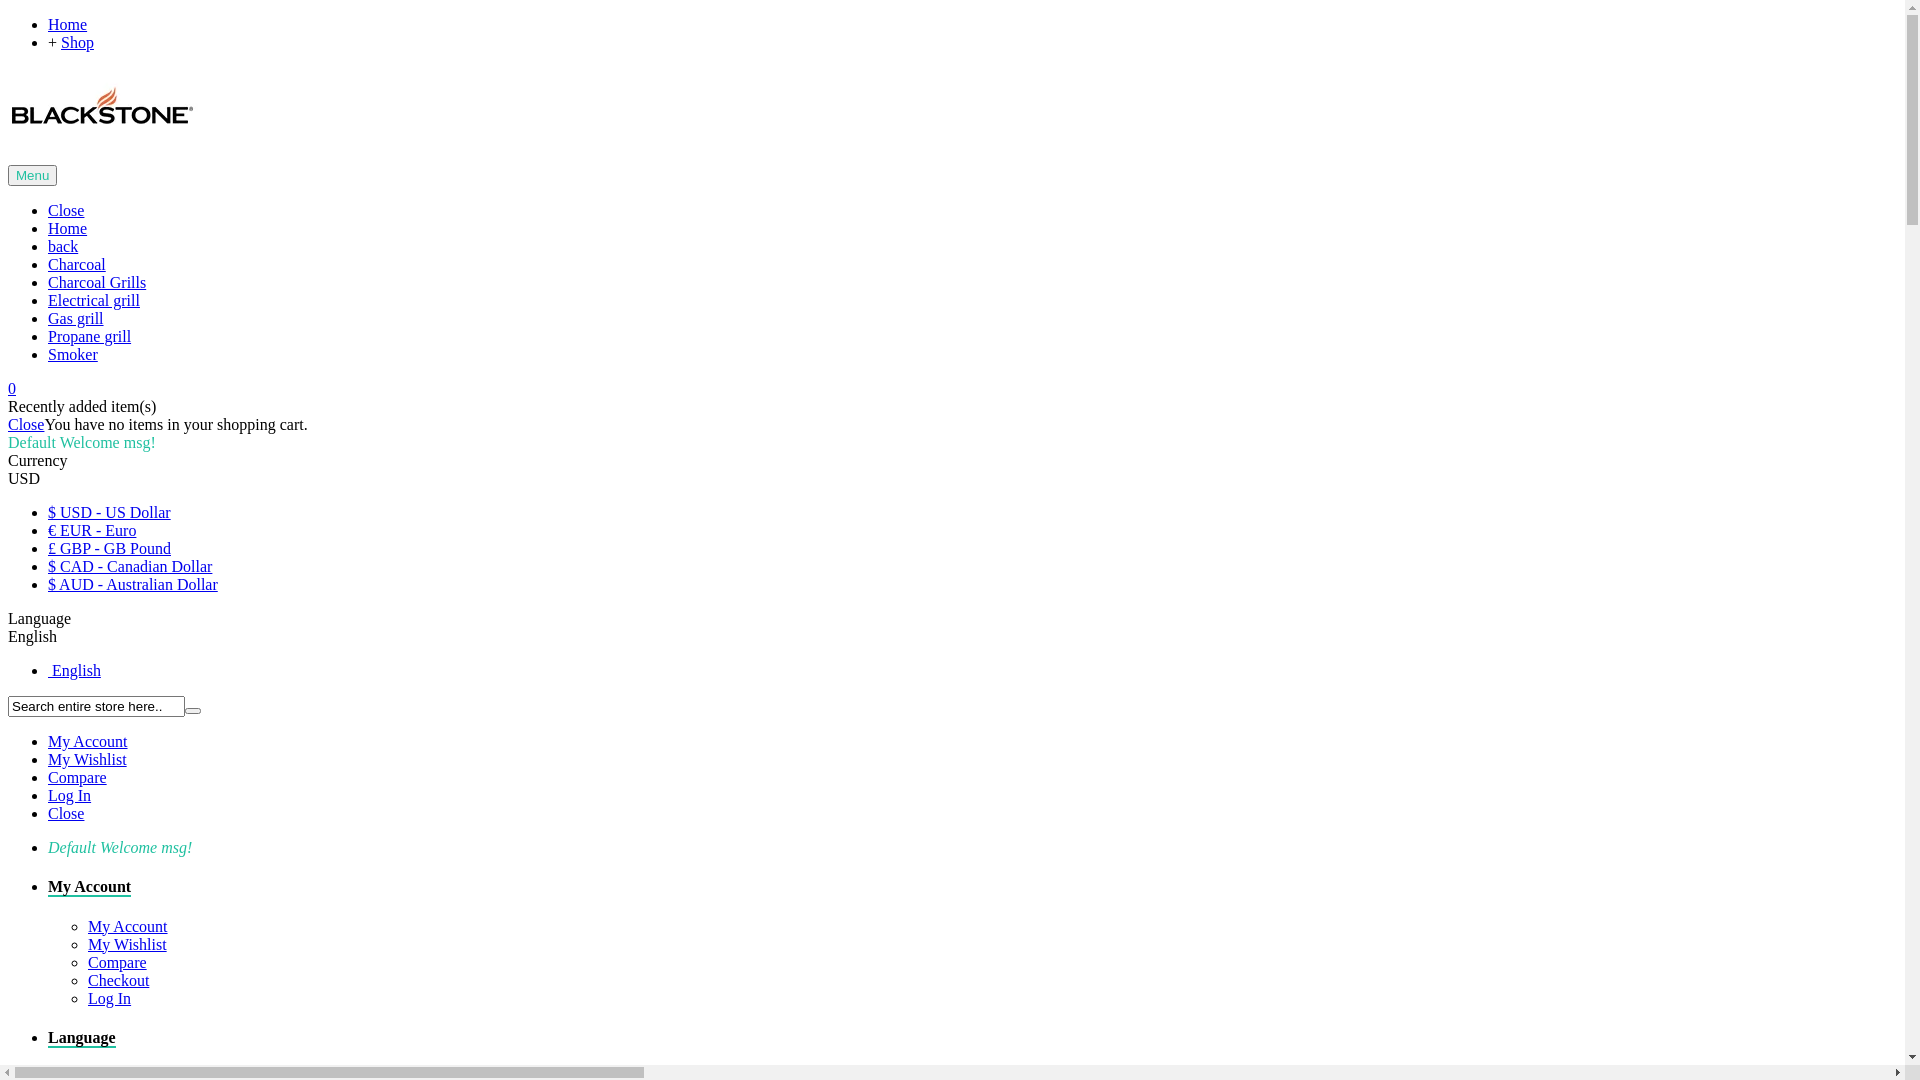 Image resolution: width=1920 pixels, height=1080 pixels. I want to click on '$ USD - US Dollar', so click(48, 511).